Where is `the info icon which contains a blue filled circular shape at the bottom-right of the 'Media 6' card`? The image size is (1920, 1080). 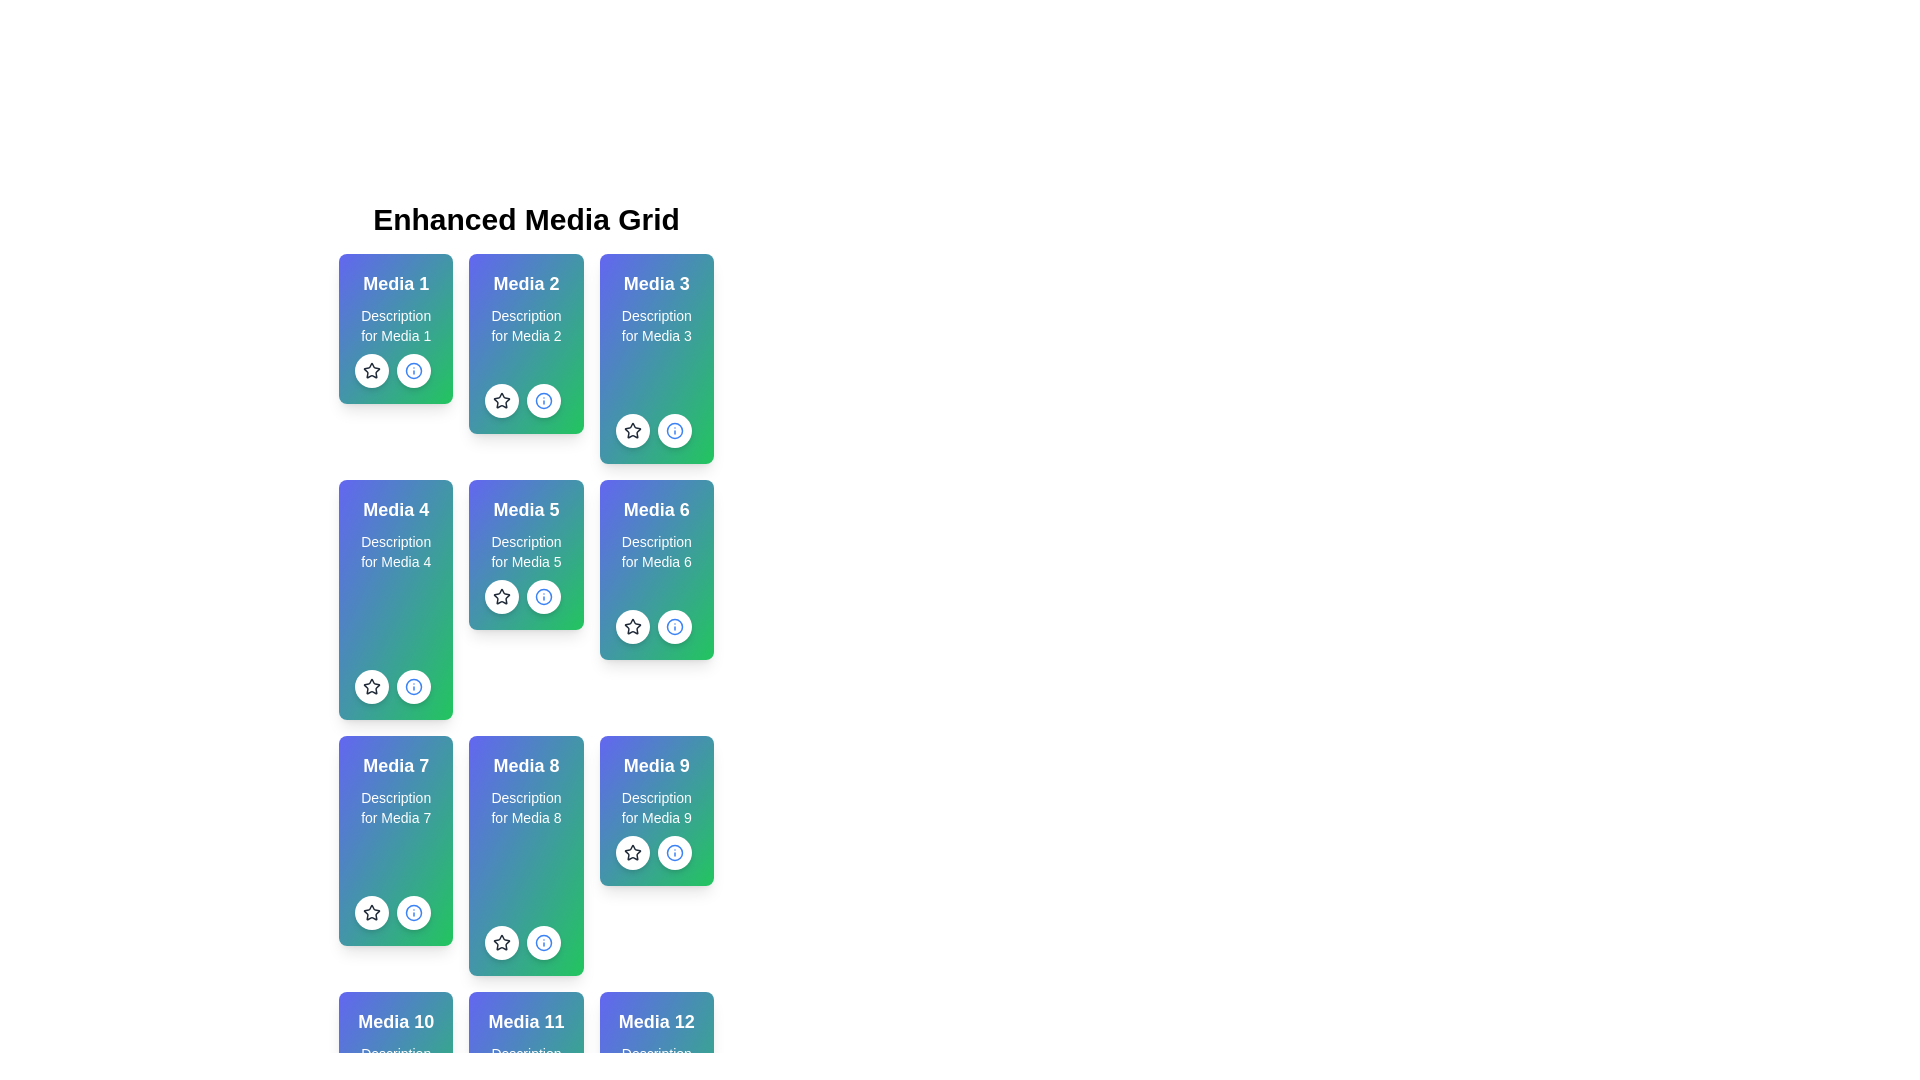
the info icon which contains a blue filled circular shape at the bottom-right of the 'Media 6' card is located at coordinates (674, 626).